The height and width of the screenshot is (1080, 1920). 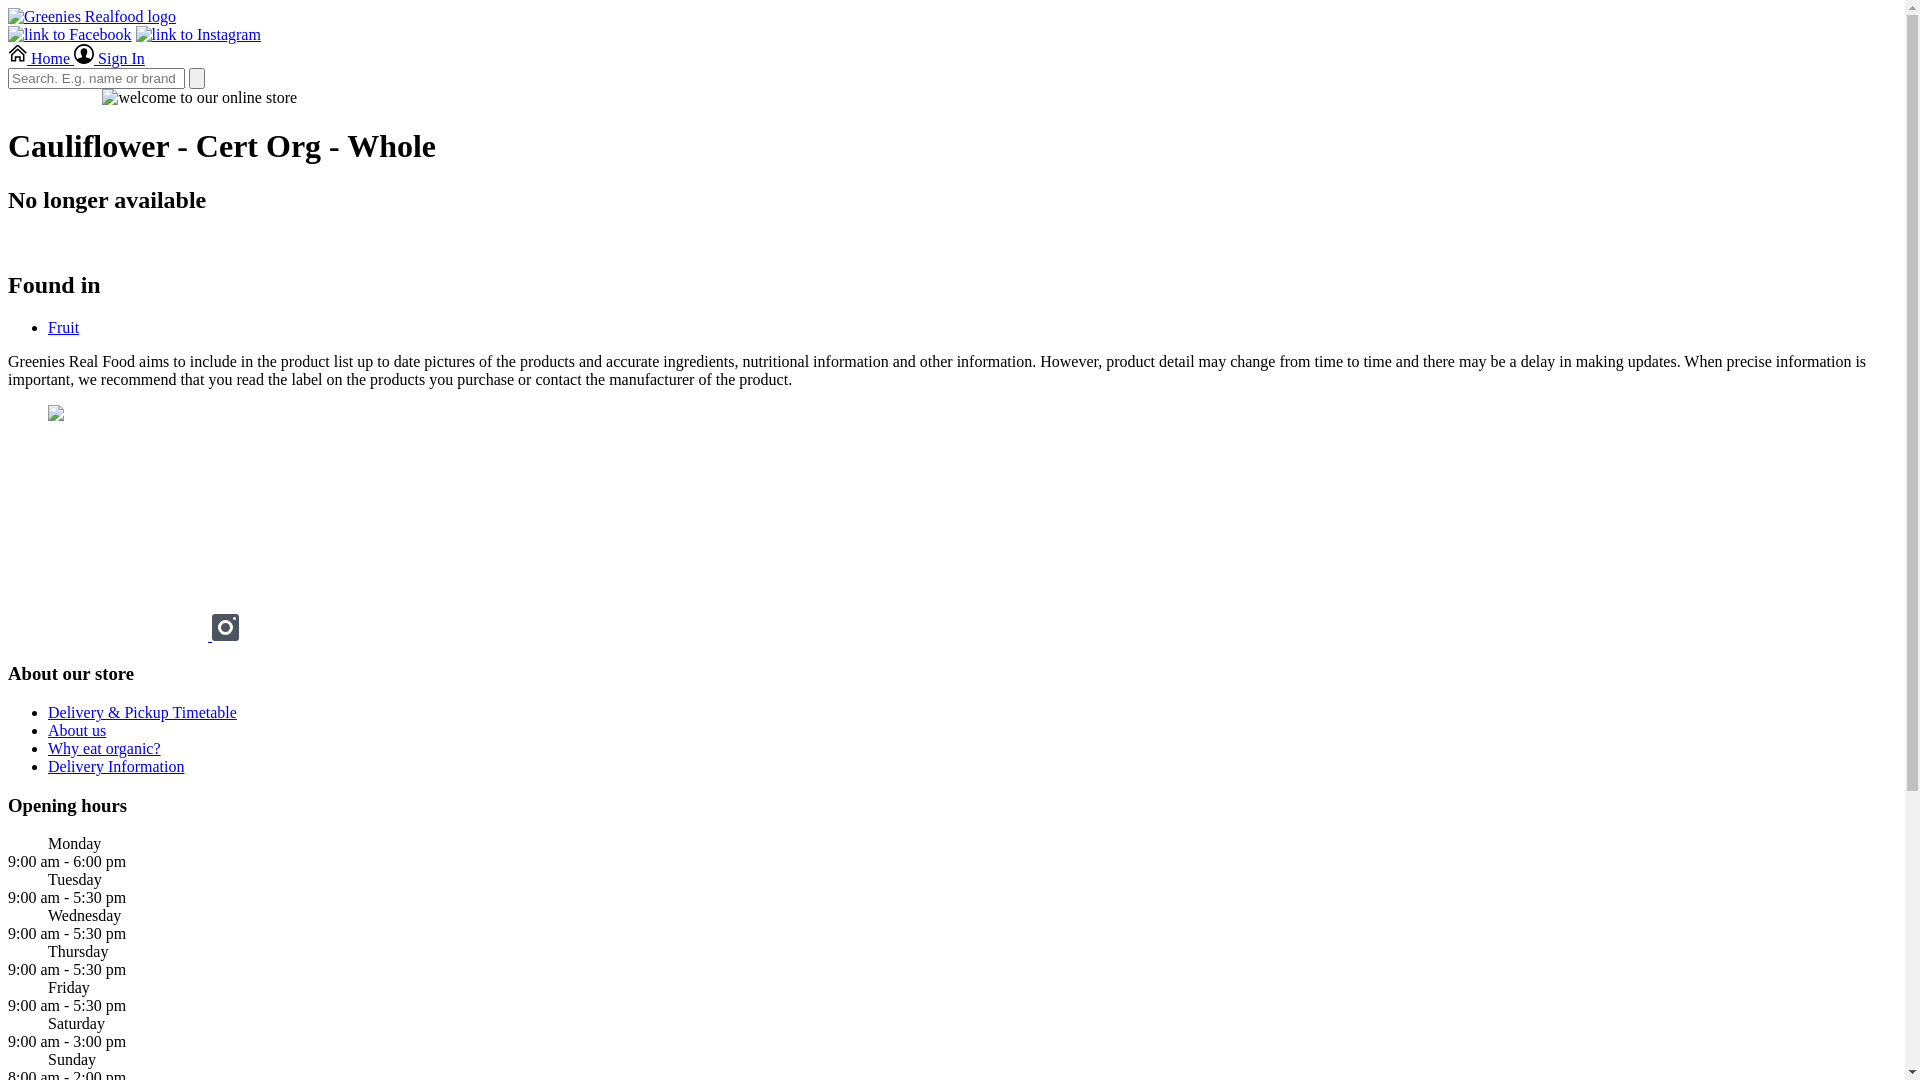 I want to click on 'Instagram greeniesrealfooddarwin', so click(x=225, y=635).